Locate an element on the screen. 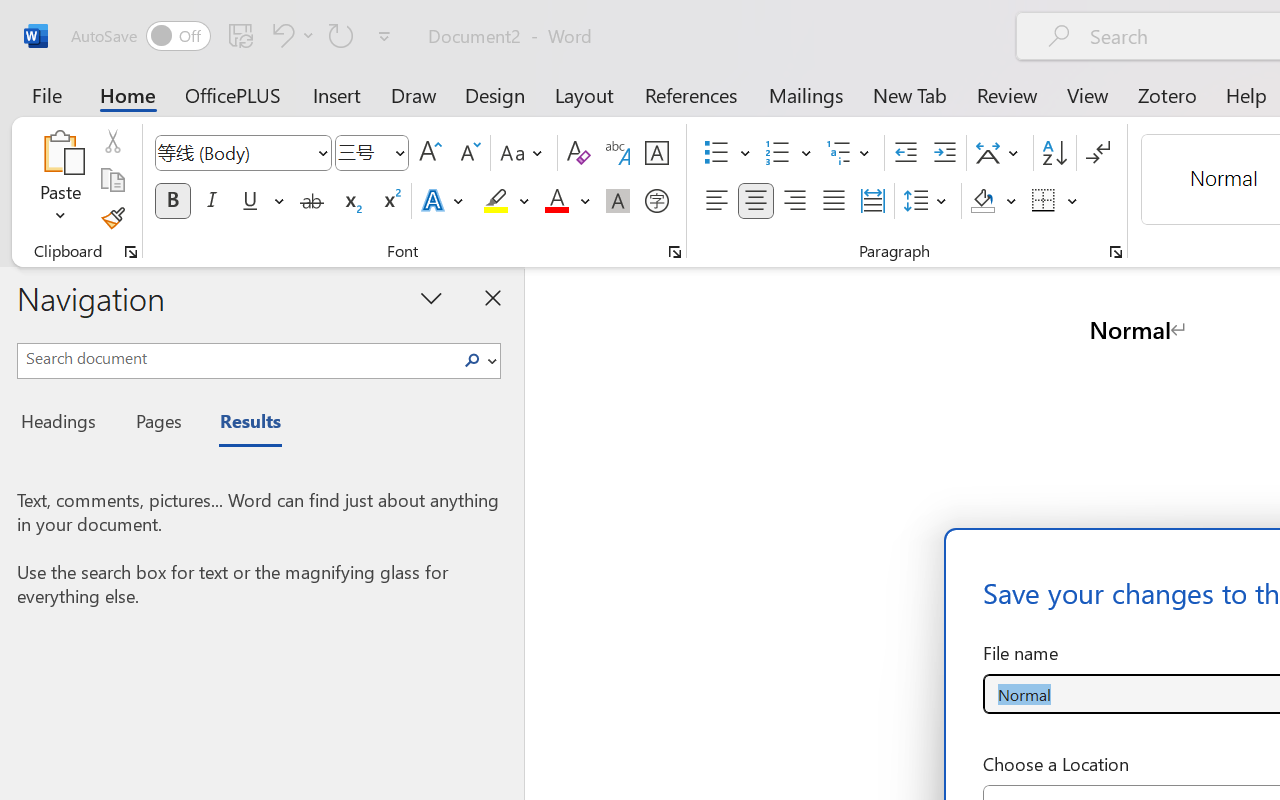 The image size is (1280, 800). 'Text Effects and Typography' is located at coordinates (443, 201).